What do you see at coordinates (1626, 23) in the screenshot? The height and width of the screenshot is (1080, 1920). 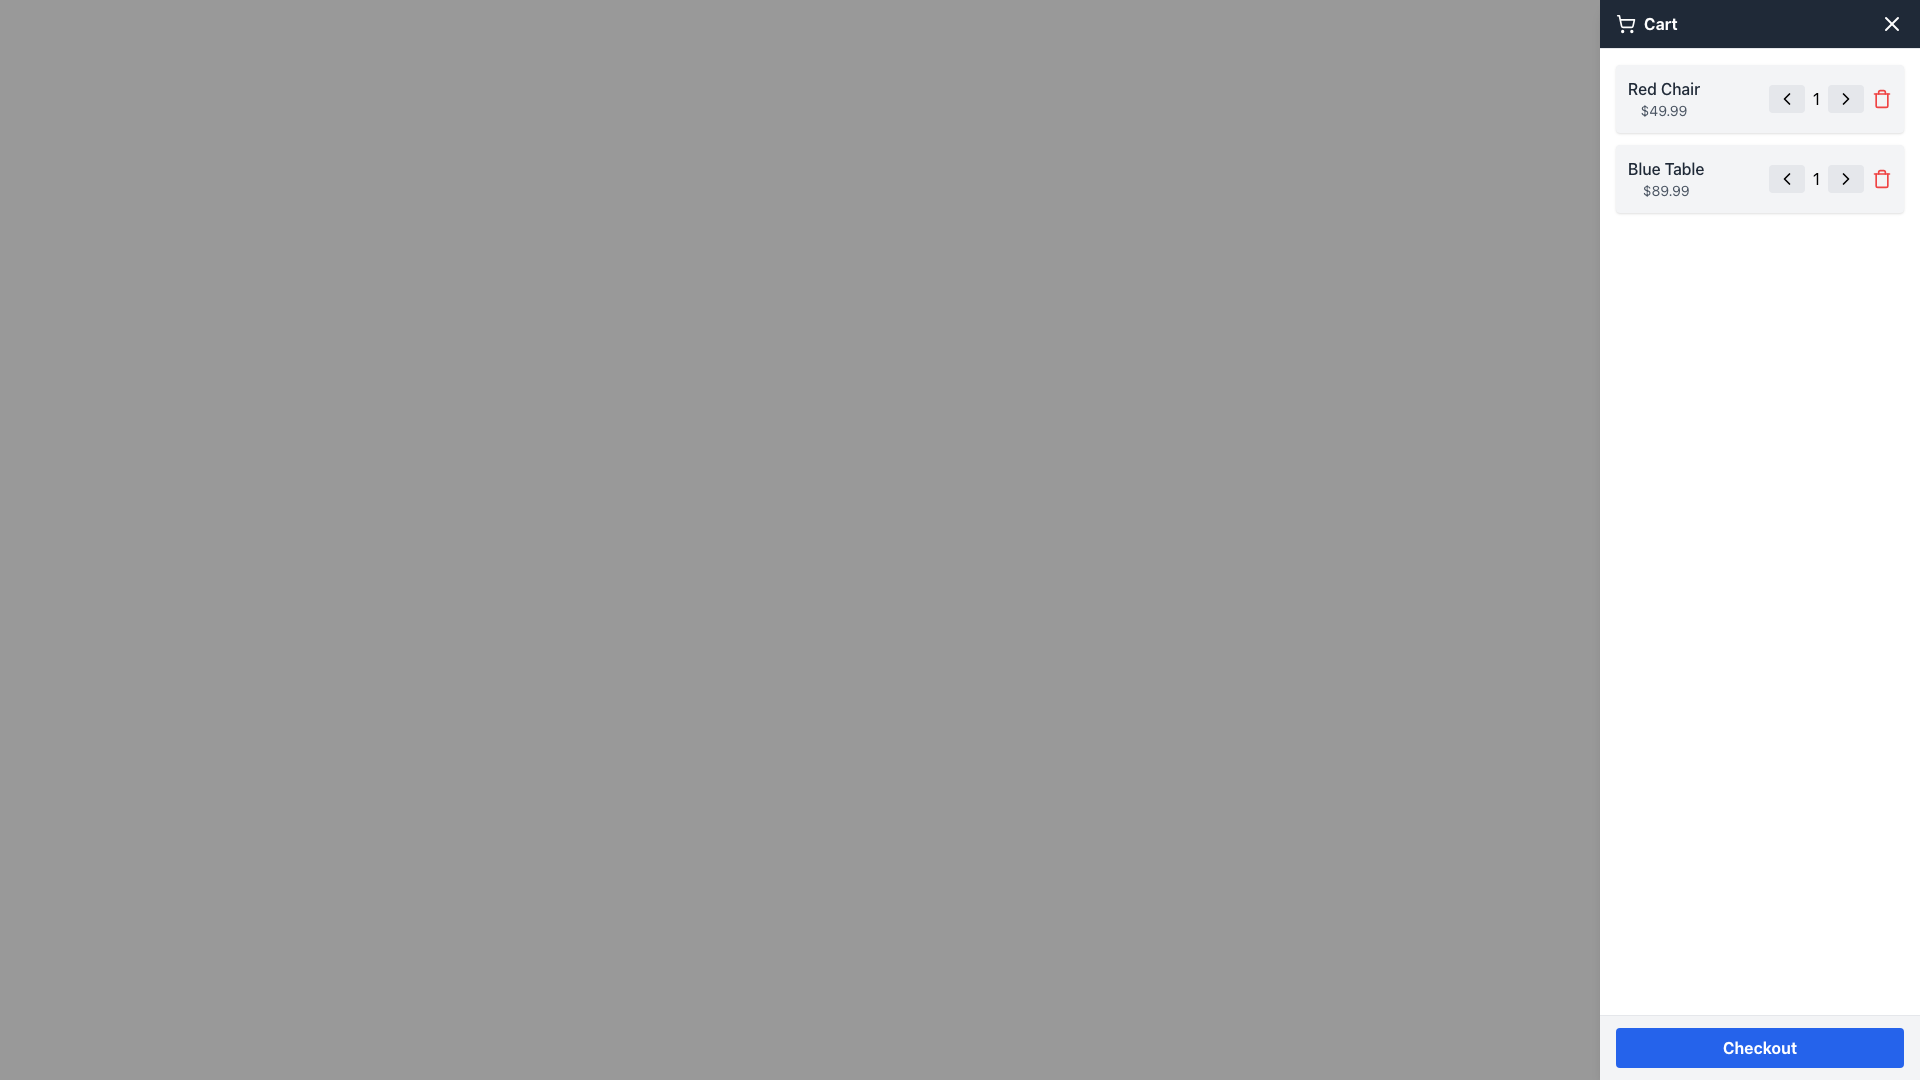 I see `the shopping cart icon located in the dark navigation bar, adjacent to the 'Cart' text label` at bounding box center [1626, 23].